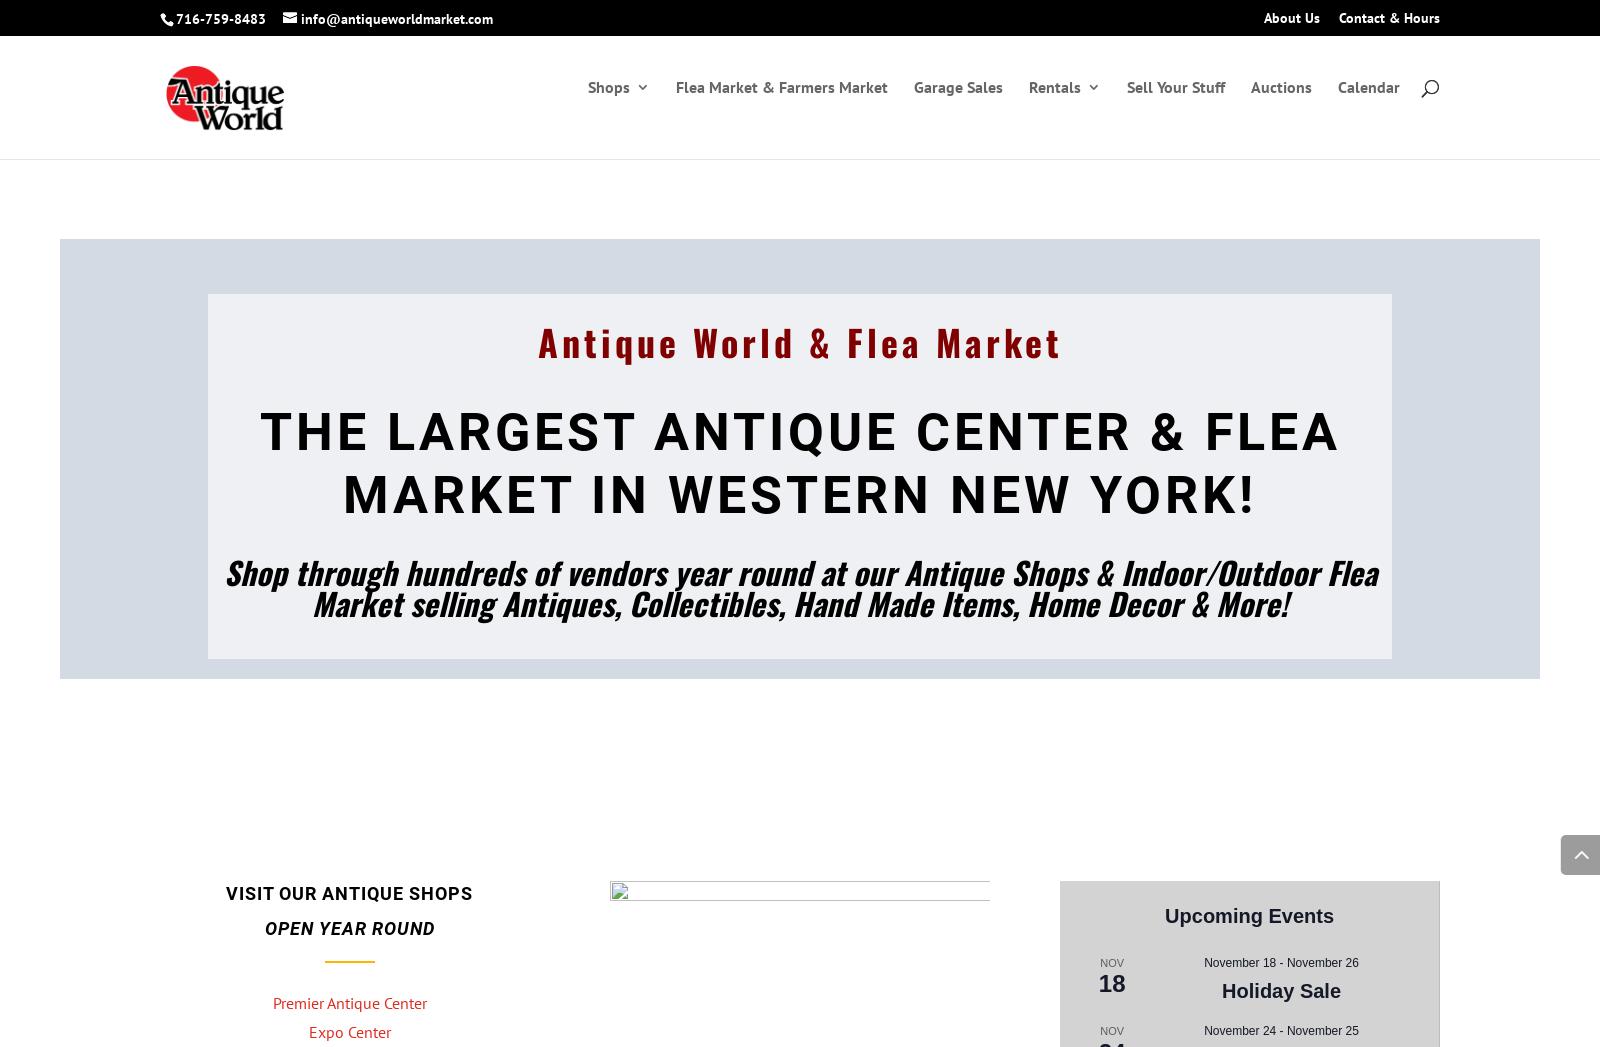 The width and height of the screenshot is (1600, 1047). What do you see at coordinates (608, 107) in the screenshot?
I see `'Shops'` at bounding box center [608, 107].